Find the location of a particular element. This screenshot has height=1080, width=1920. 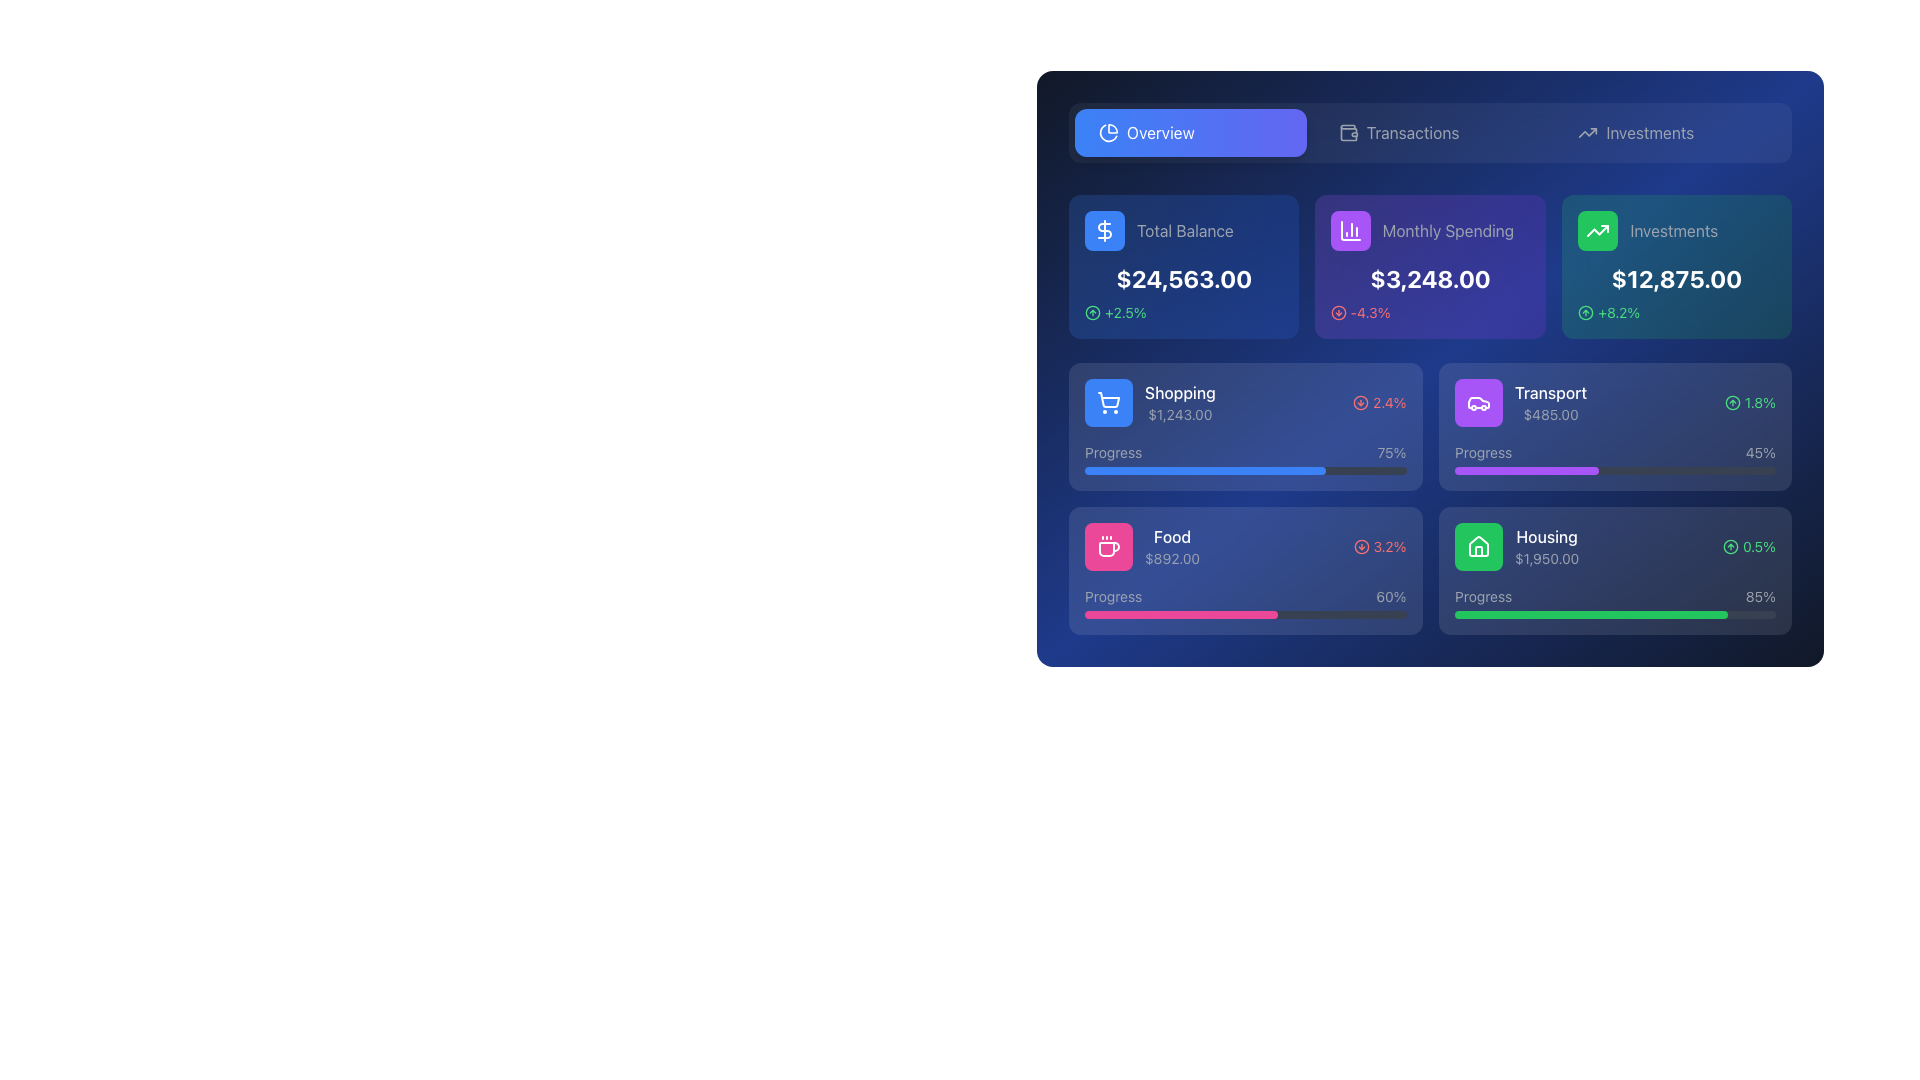

the 'Transactions' tab within the navigation bar for keyboard navigation is located at coordinates (1429, 132).